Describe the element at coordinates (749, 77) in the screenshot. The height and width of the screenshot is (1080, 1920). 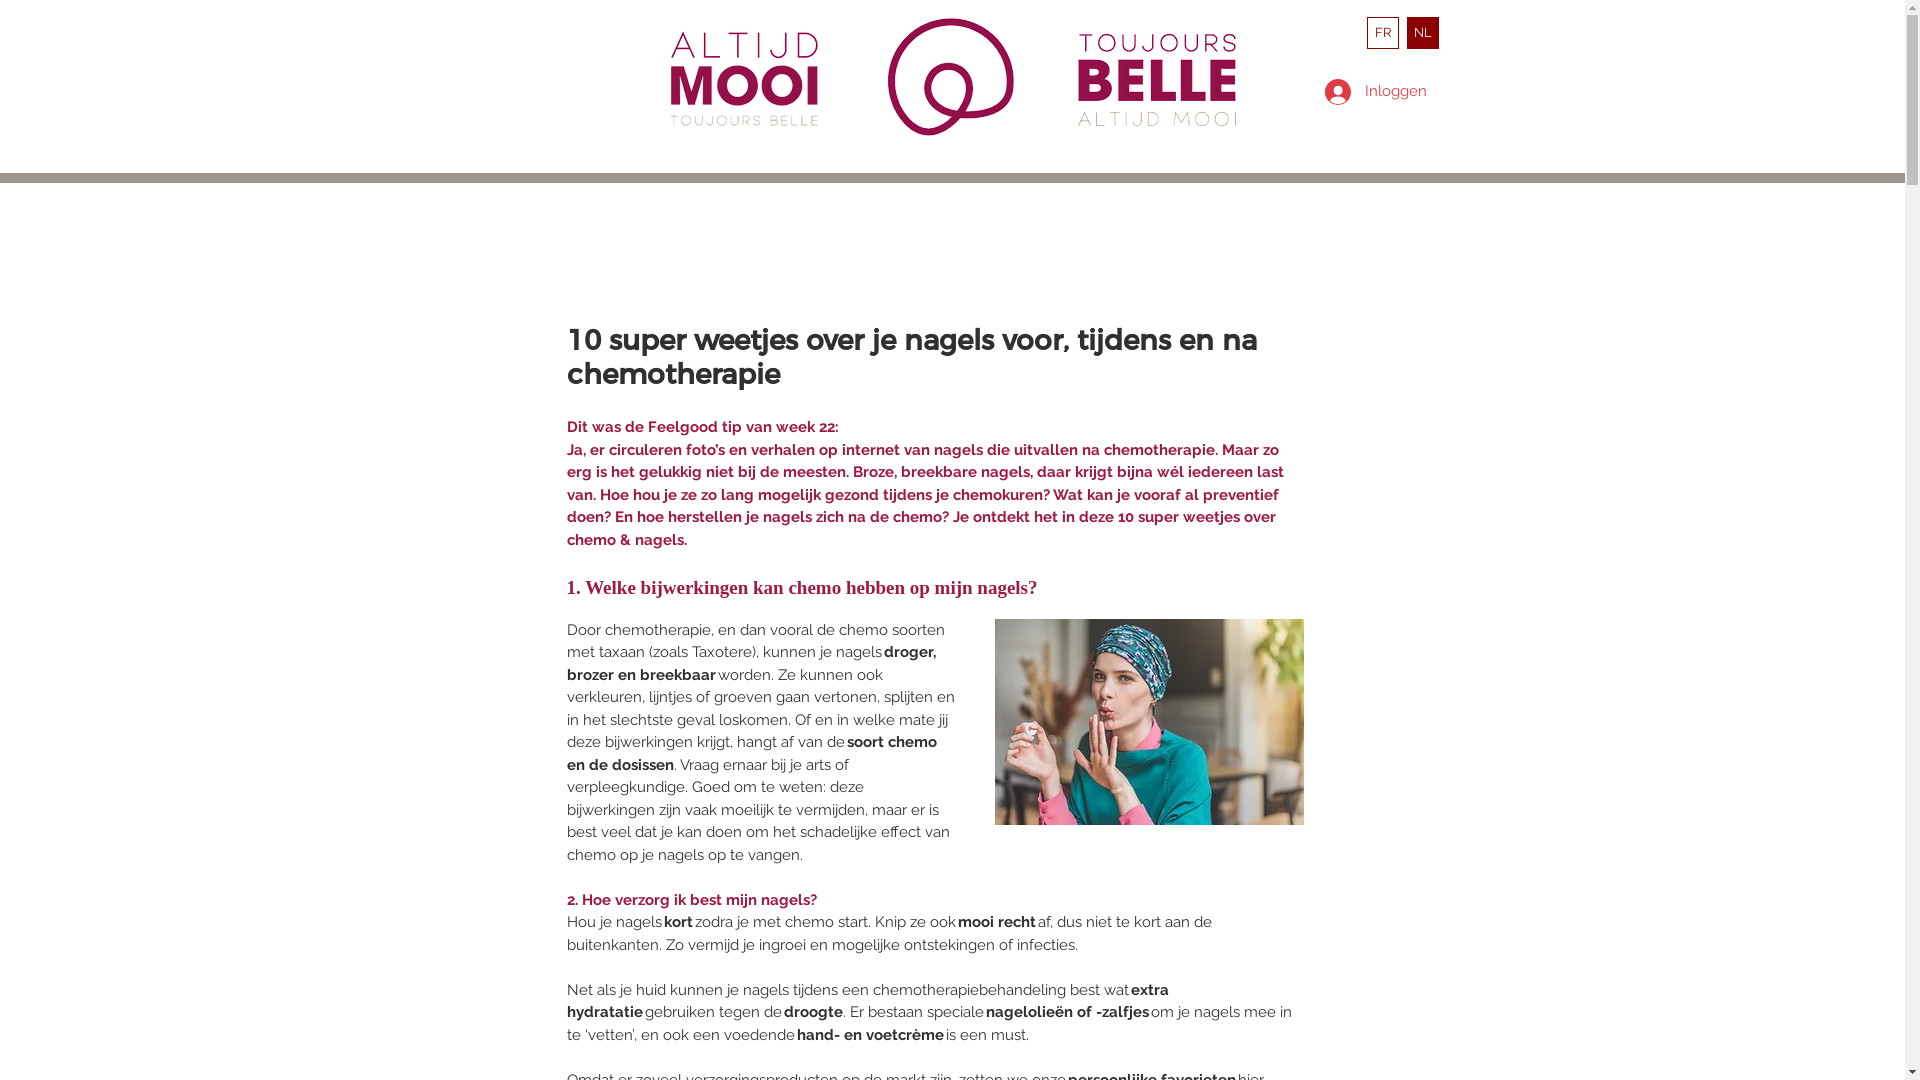
I see `'ALTIJDMOOI_NLLOGOS_HRES_edited_edited.png'` at that location.